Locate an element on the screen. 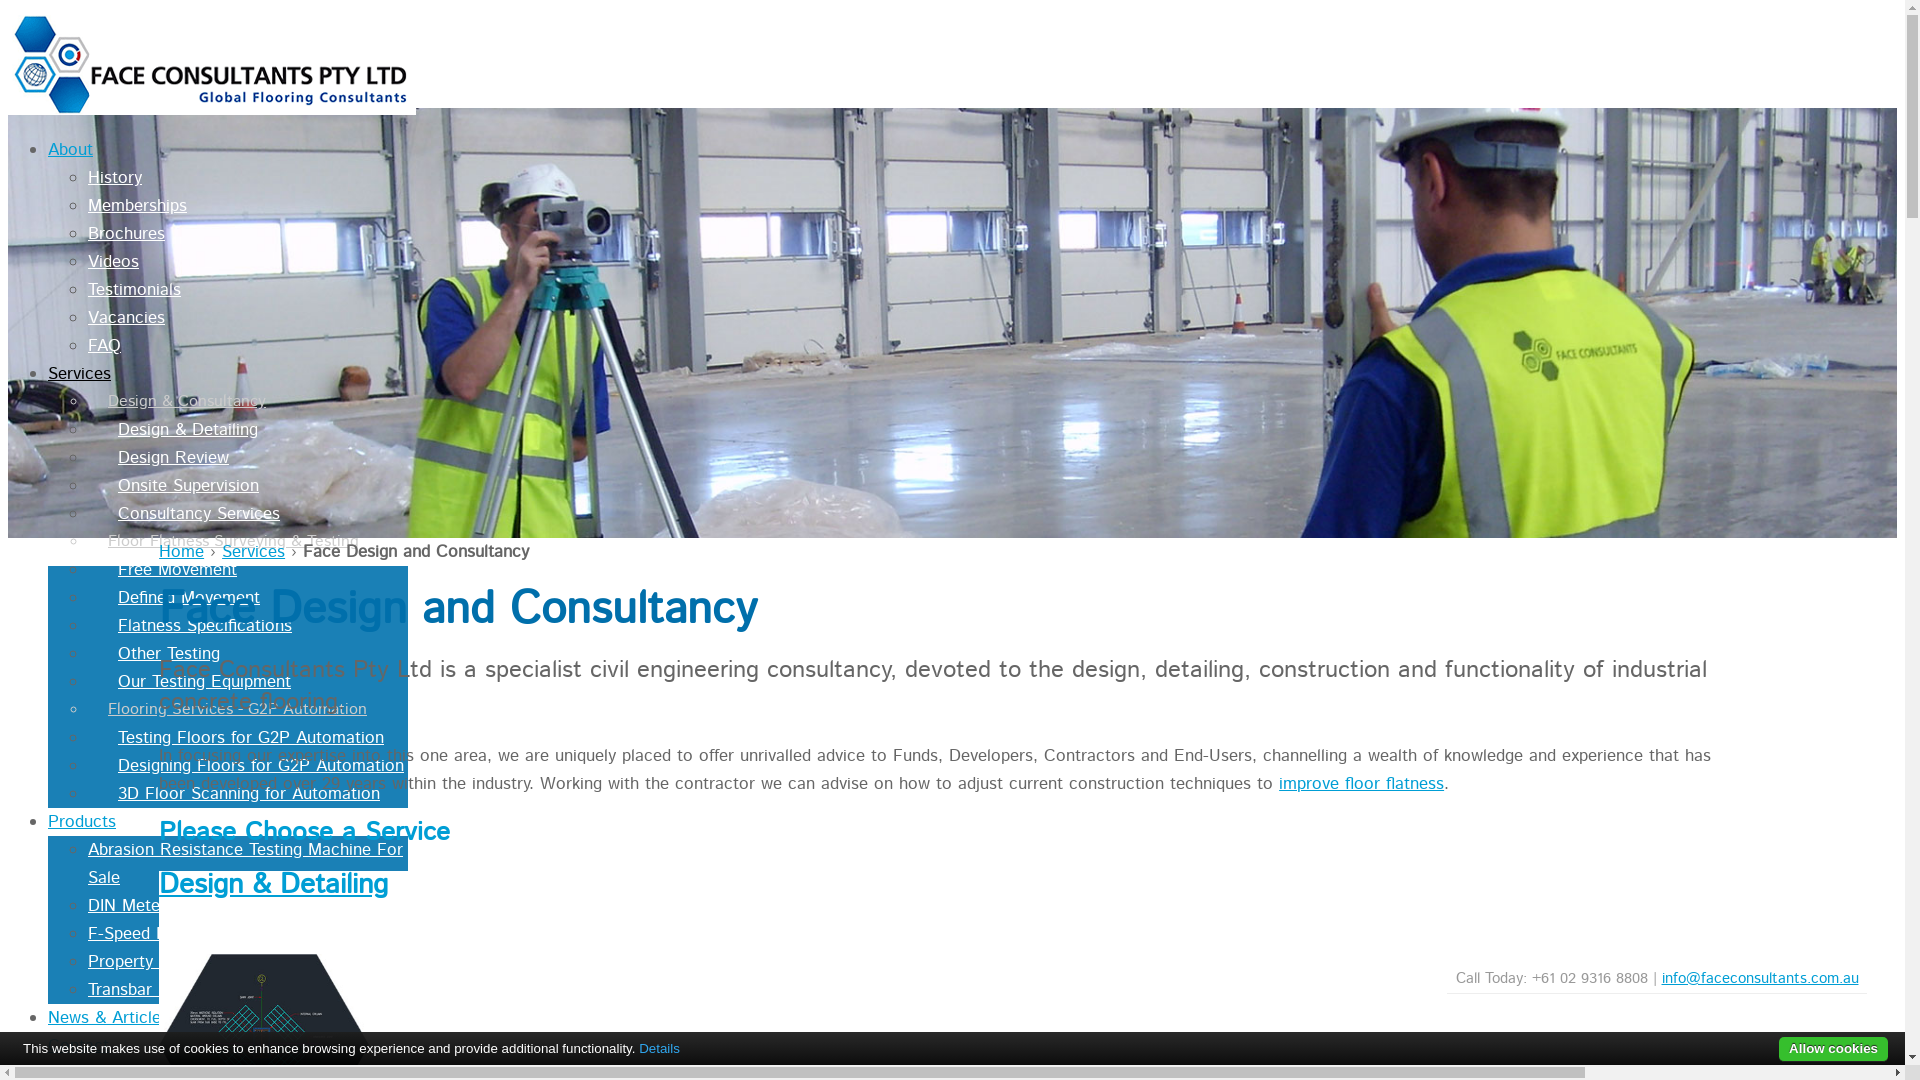 The height and width of the screenshot is (1080, 1920). 'improve floor flatness' is located at coordinates (1360, 782).